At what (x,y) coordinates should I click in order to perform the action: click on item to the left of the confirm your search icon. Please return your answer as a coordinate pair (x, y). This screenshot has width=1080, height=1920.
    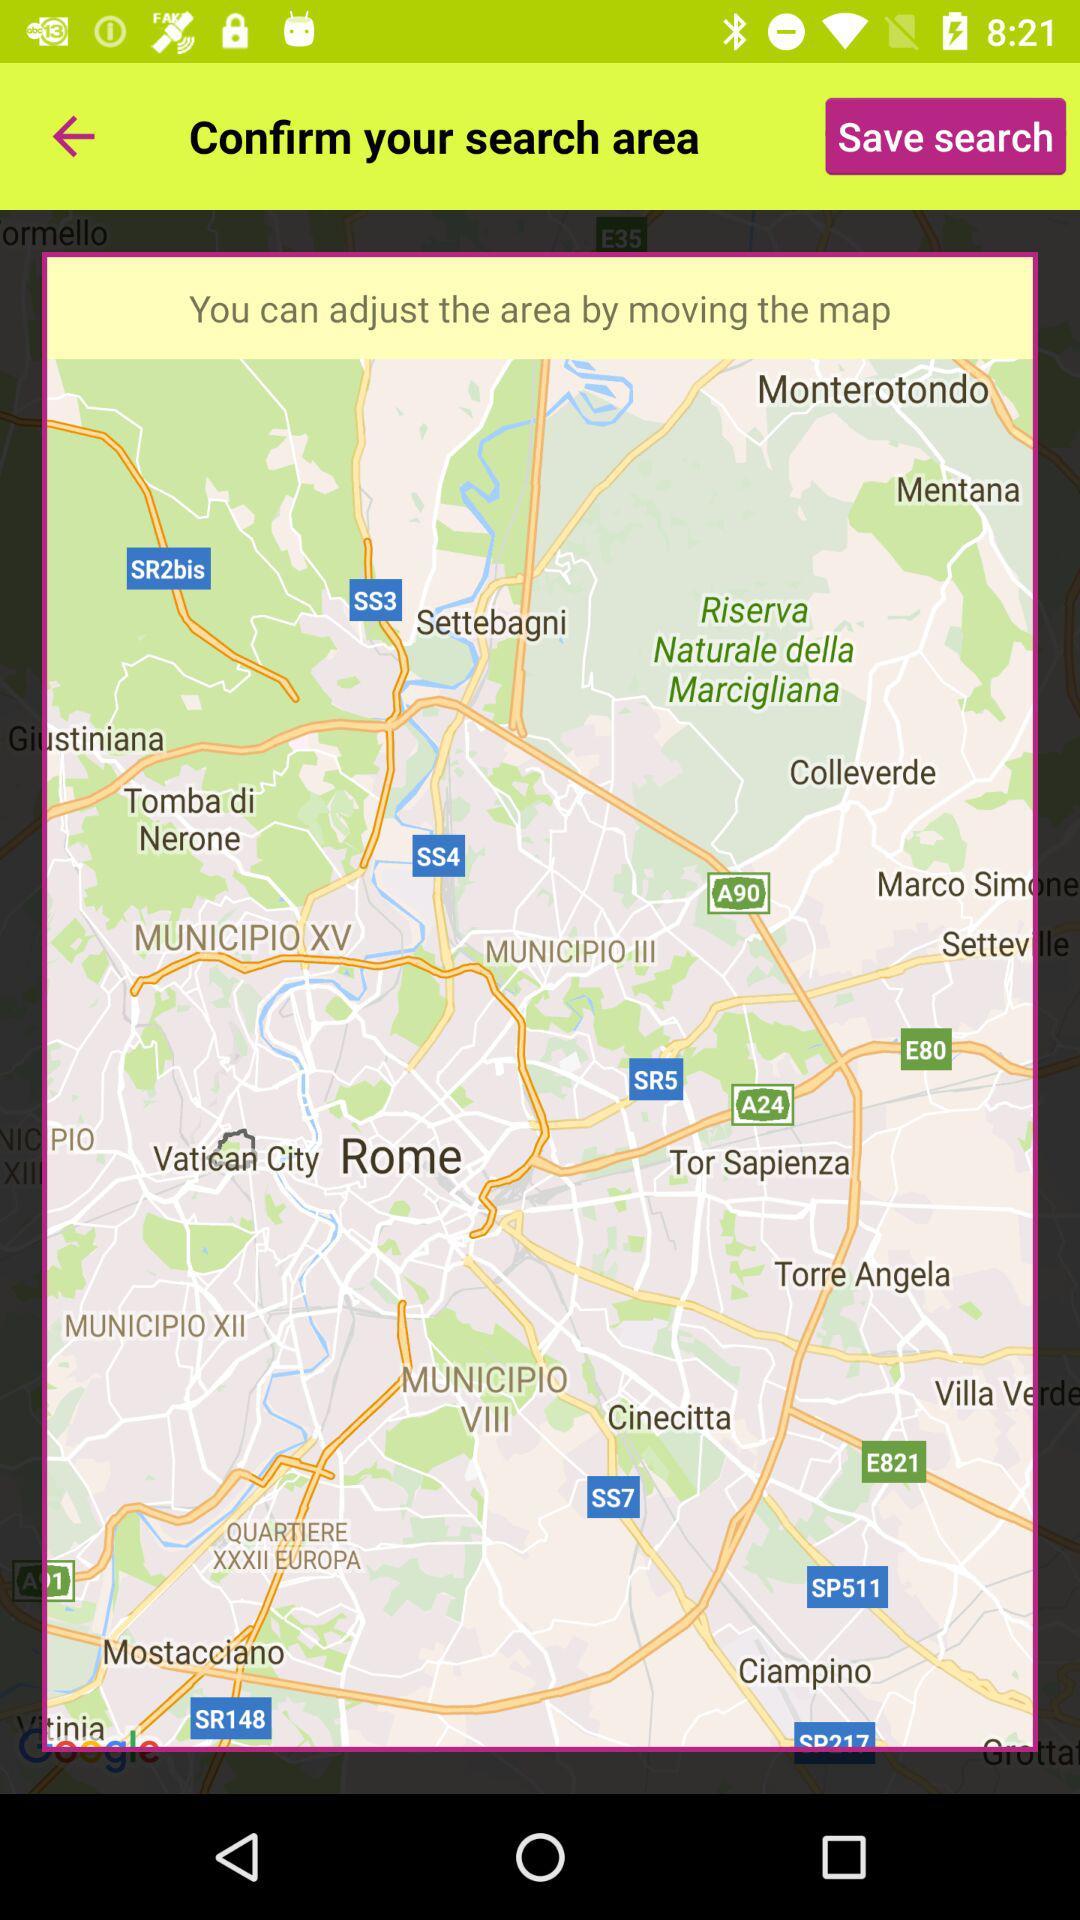
    Looking at the image, I should click on (72, 135).